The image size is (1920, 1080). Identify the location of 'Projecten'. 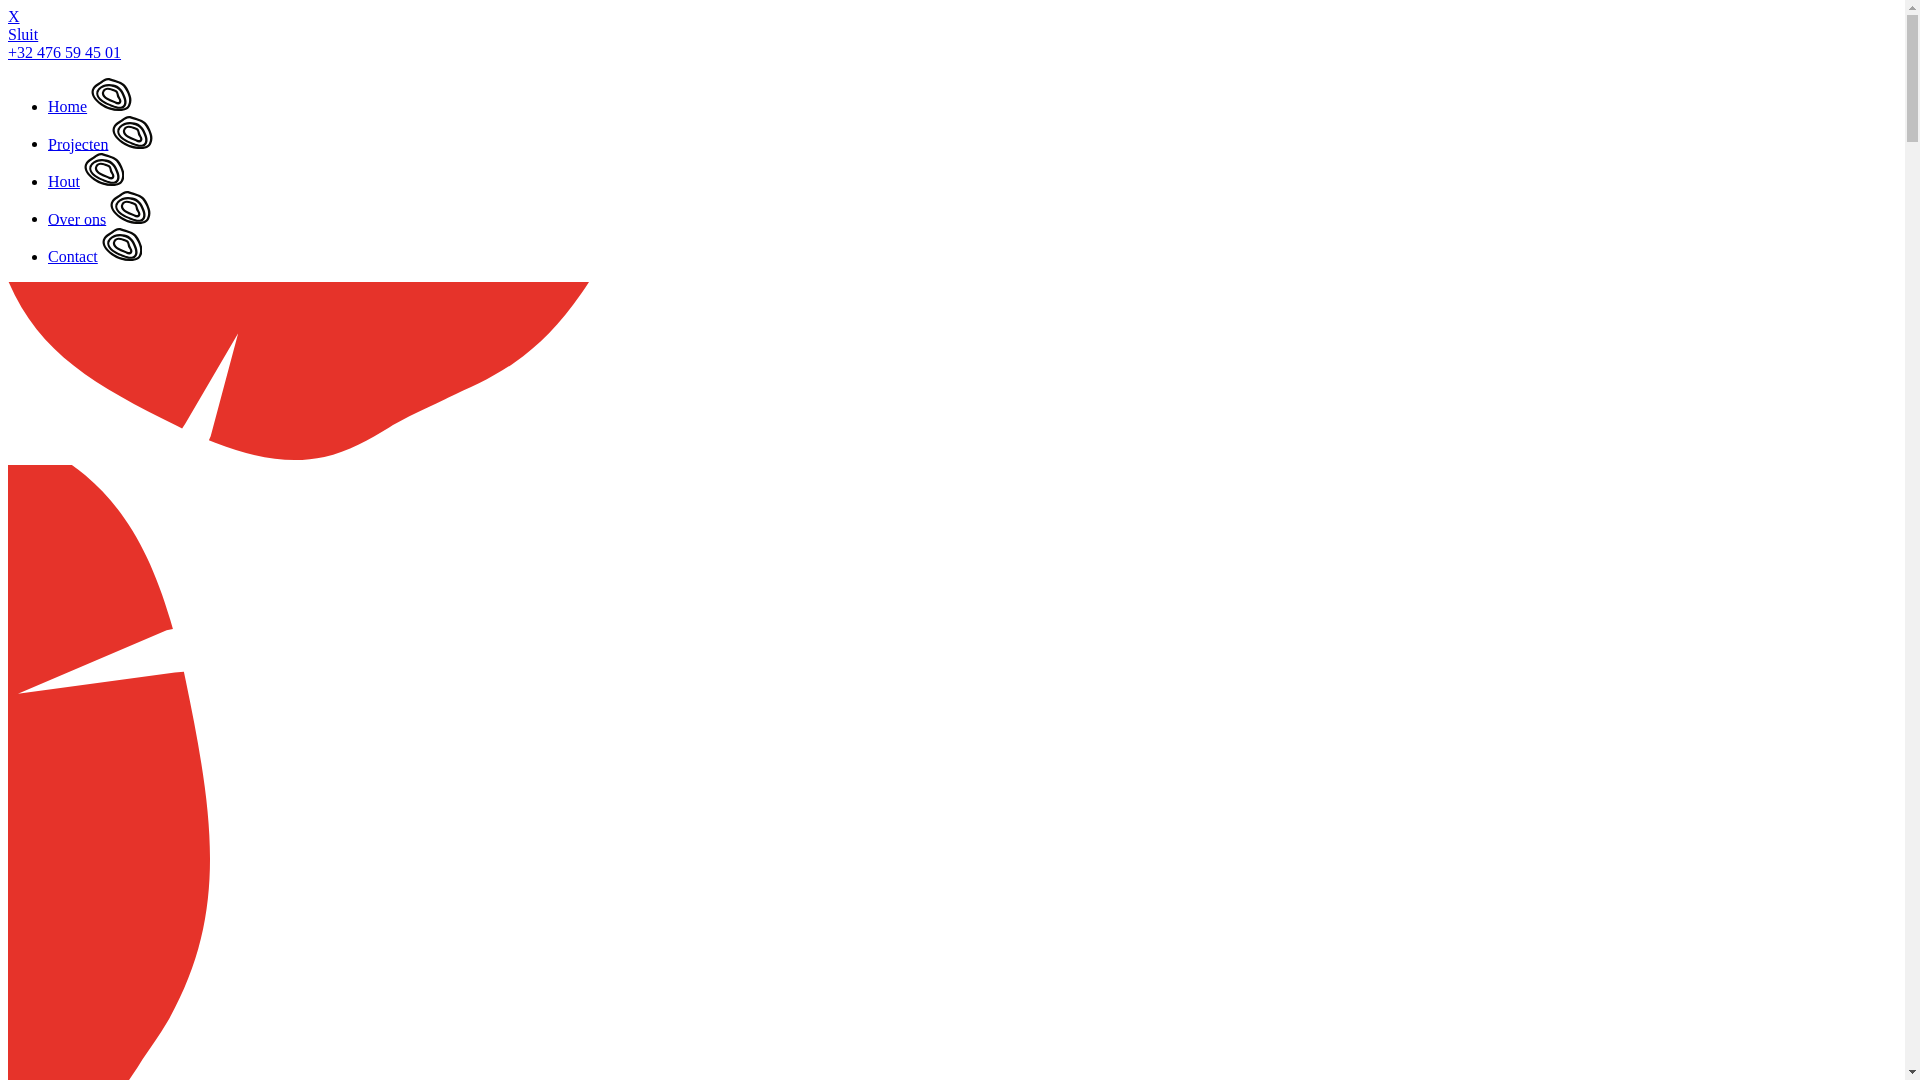
(48, 142).